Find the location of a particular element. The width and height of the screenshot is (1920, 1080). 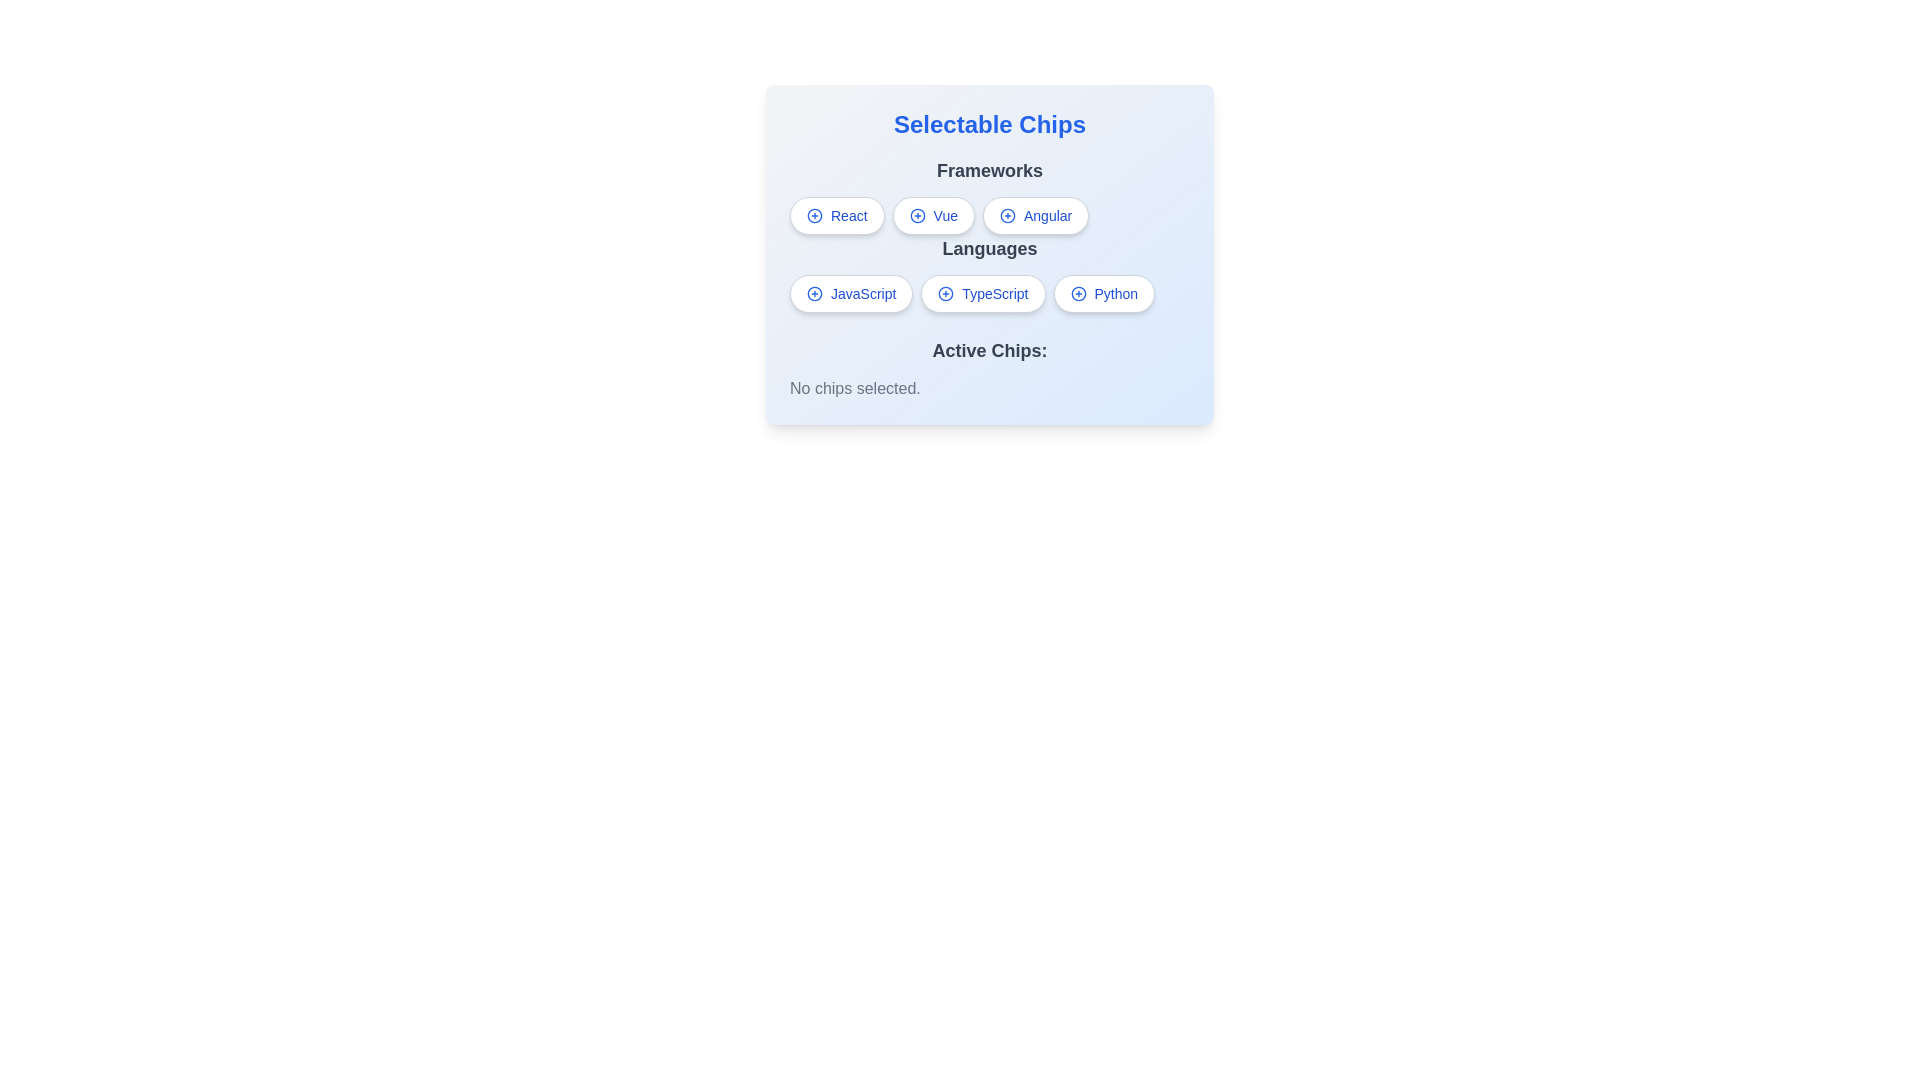

the blue circle that is part of the 'plus' symbol icon located at the center of the 'Vue' chip in the 'Frameworks' section is located at coordinates (916, 216).